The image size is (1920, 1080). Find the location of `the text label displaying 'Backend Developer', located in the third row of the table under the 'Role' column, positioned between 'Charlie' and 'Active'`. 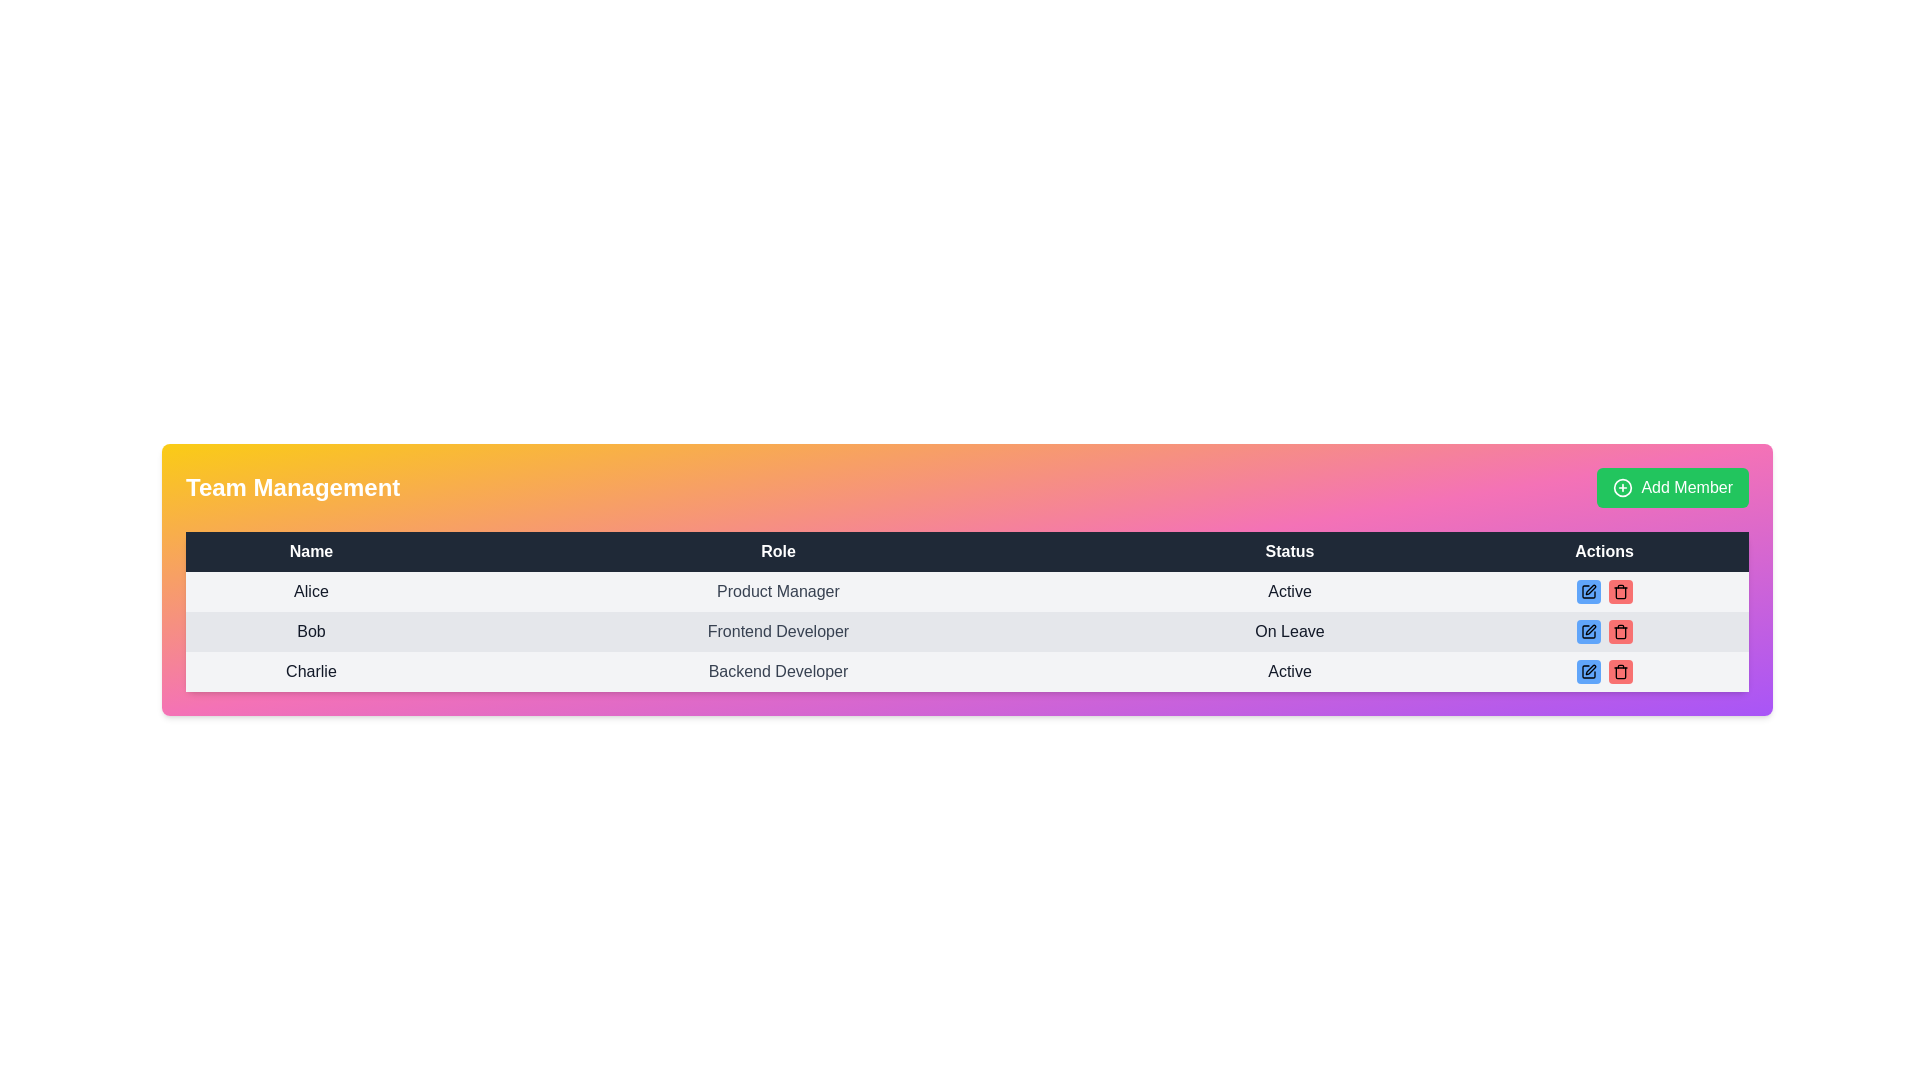

the text label displaying 'Backend Developer', located in the third row of the table under the 'Role' column, positioned between 'Charlie' and 'Active' is located at coordinates (777, 671).